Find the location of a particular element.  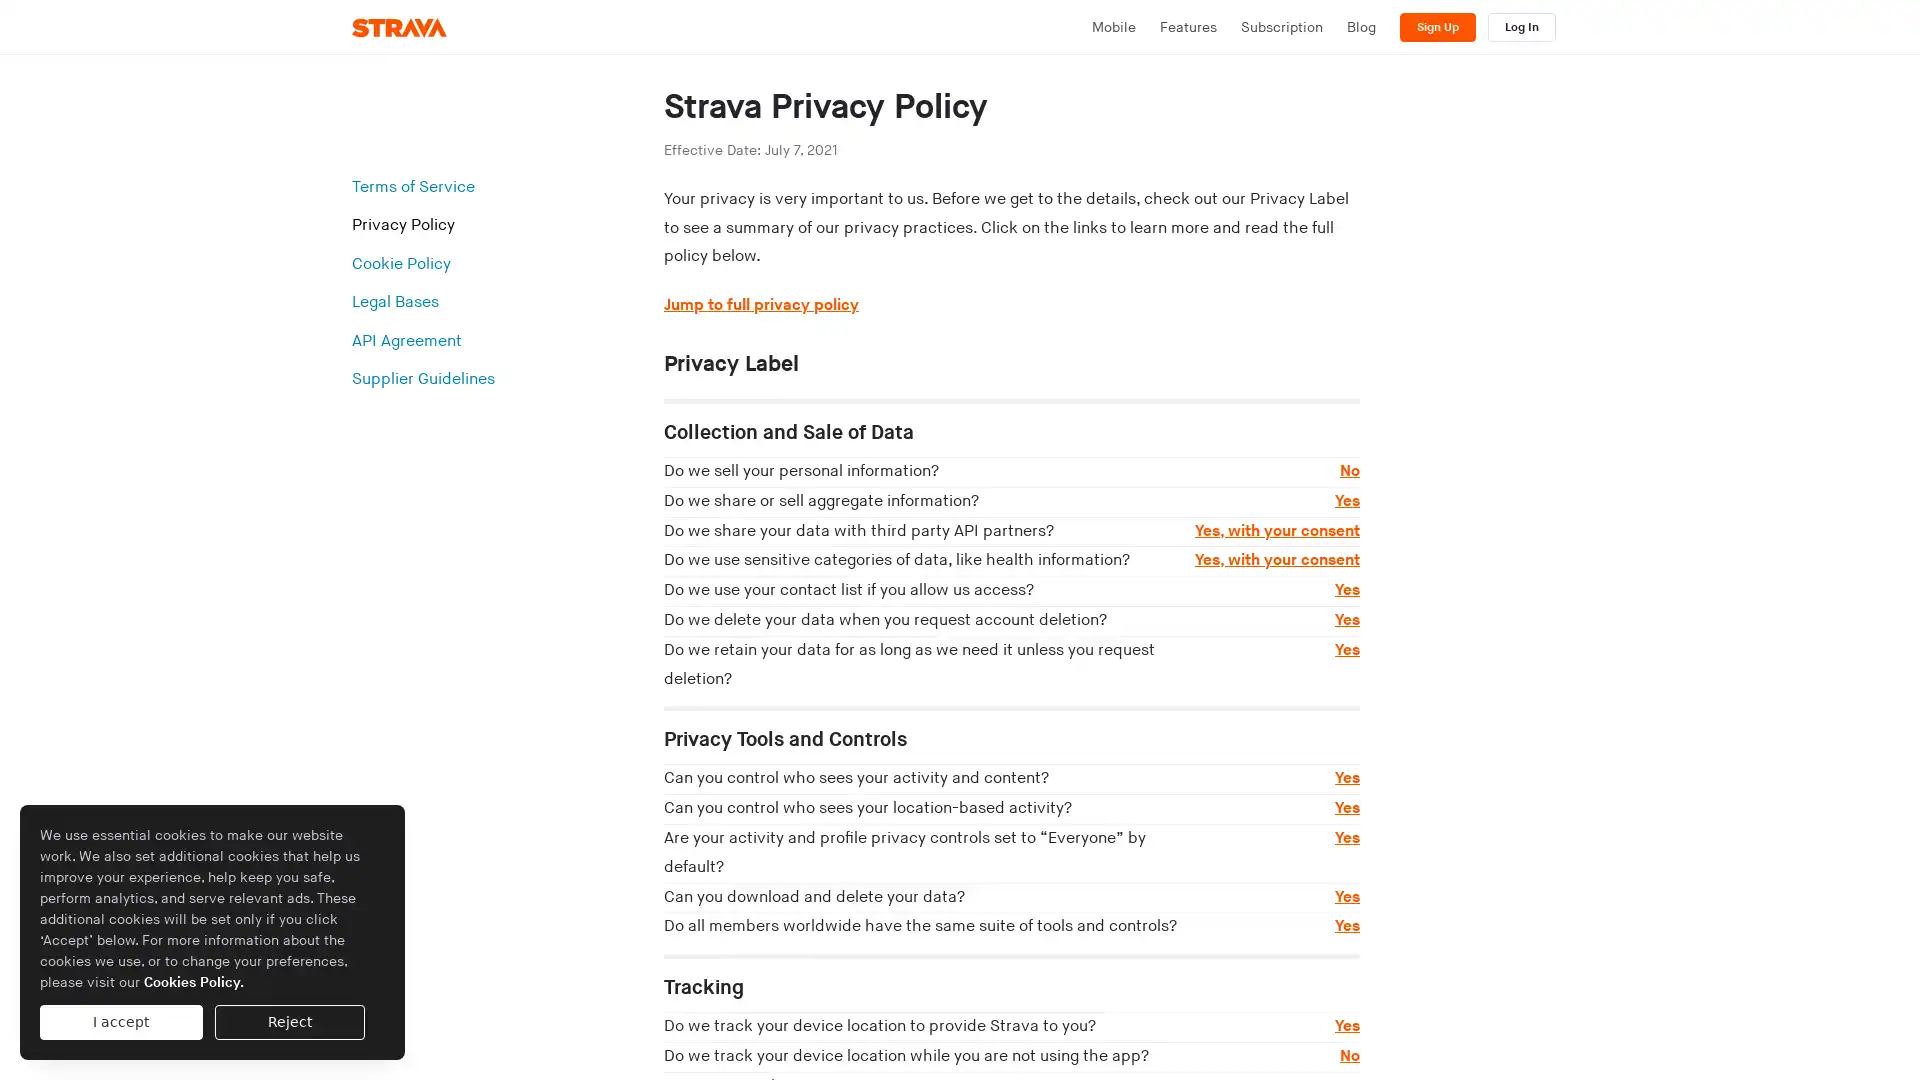

Reject is located at coordinates (288, 1022).